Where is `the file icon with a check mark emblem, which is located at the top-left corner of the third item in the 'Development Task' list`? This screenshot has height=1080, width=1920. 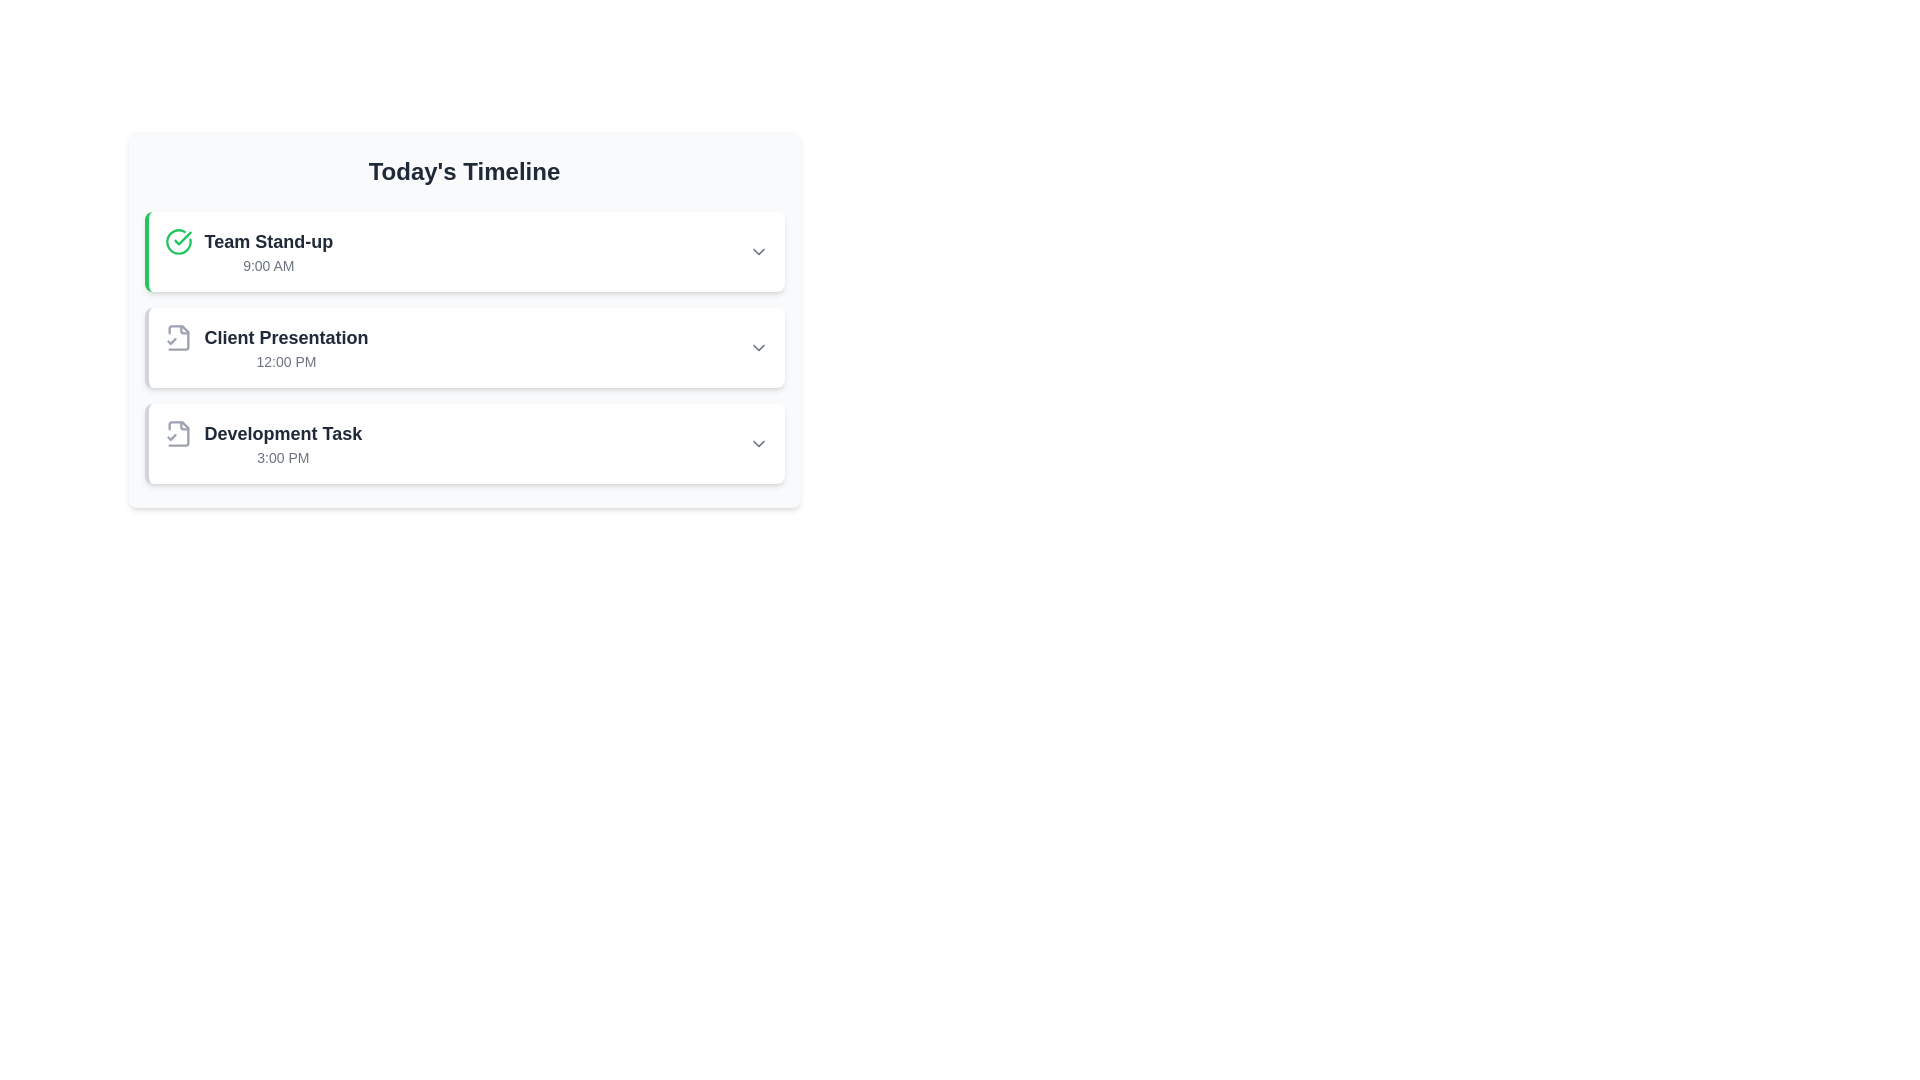 the file icon with a check mark emblem, which is located at the top-left corner of the third item in the 'Development Task' list is located at coordinates (178, 433).